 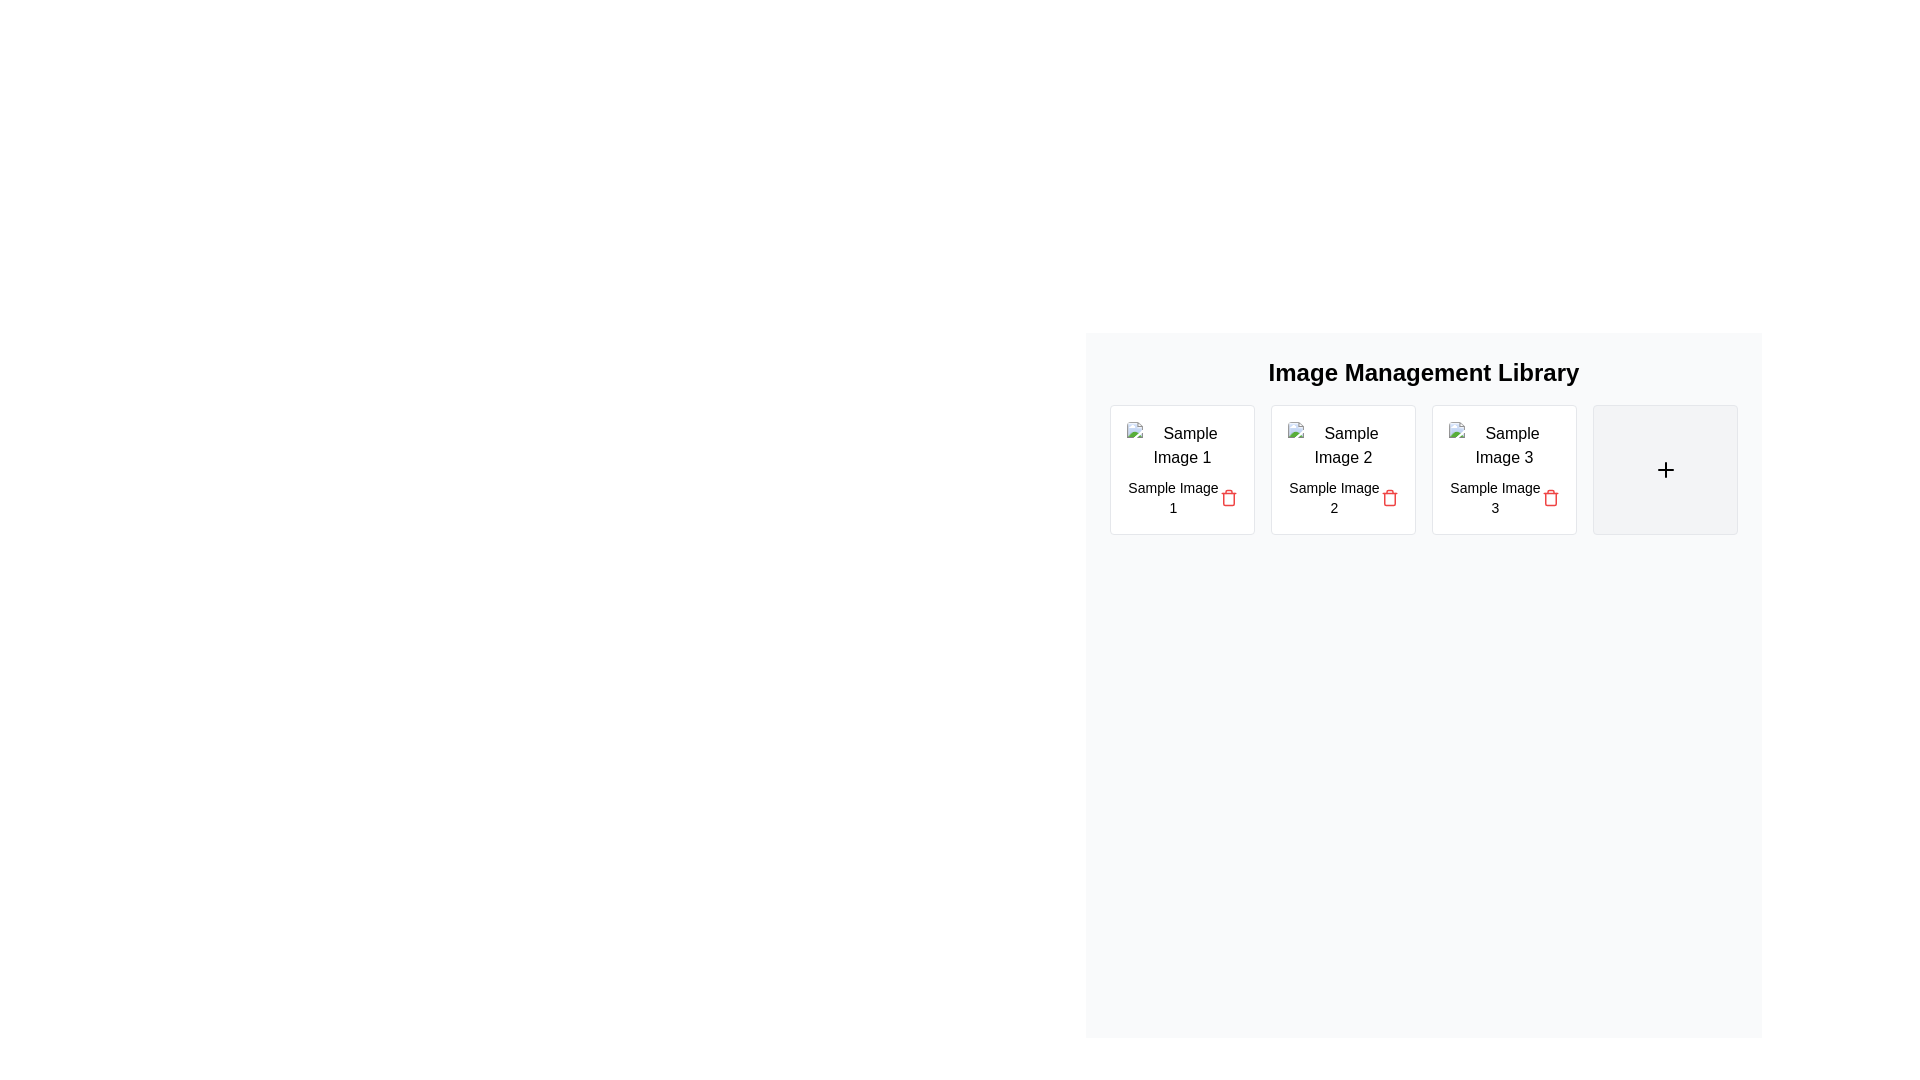 I want to click on the add item button located in the bottom-right corner of the 'Image Management Library' section, so click(x=1665, y=470).